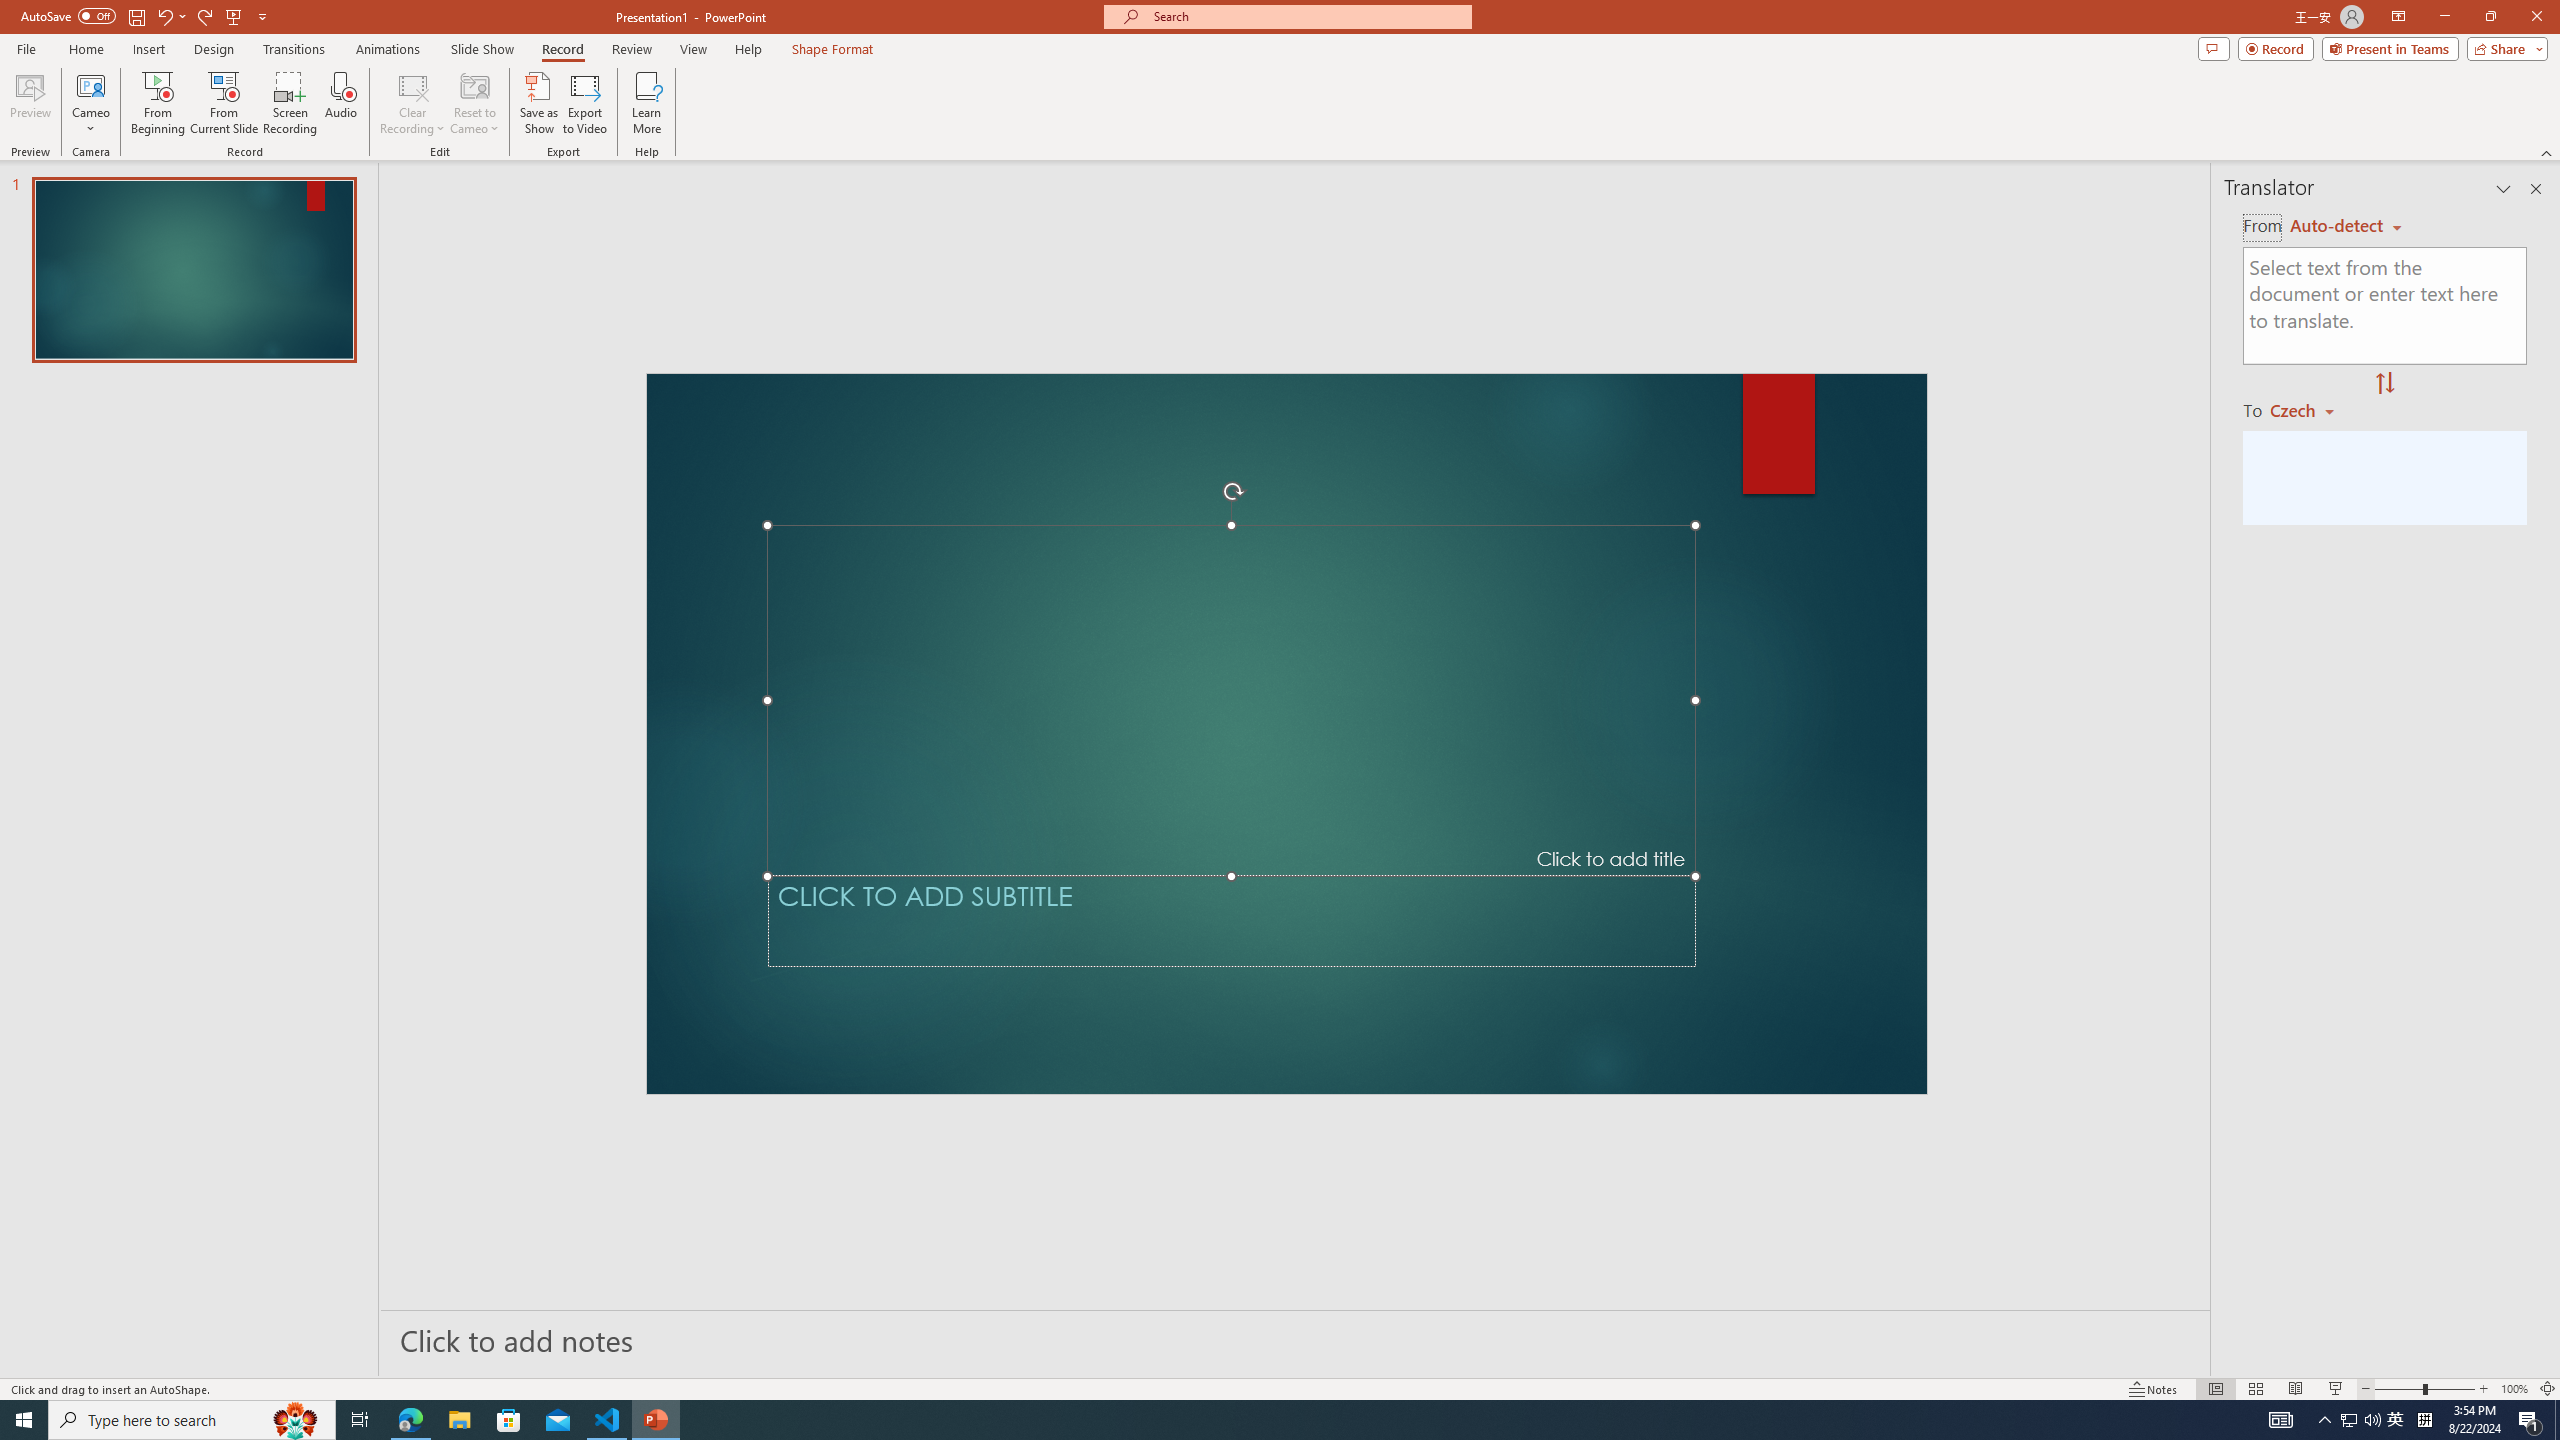  I want to click on 'Zoom In', so click(2483, 1389).